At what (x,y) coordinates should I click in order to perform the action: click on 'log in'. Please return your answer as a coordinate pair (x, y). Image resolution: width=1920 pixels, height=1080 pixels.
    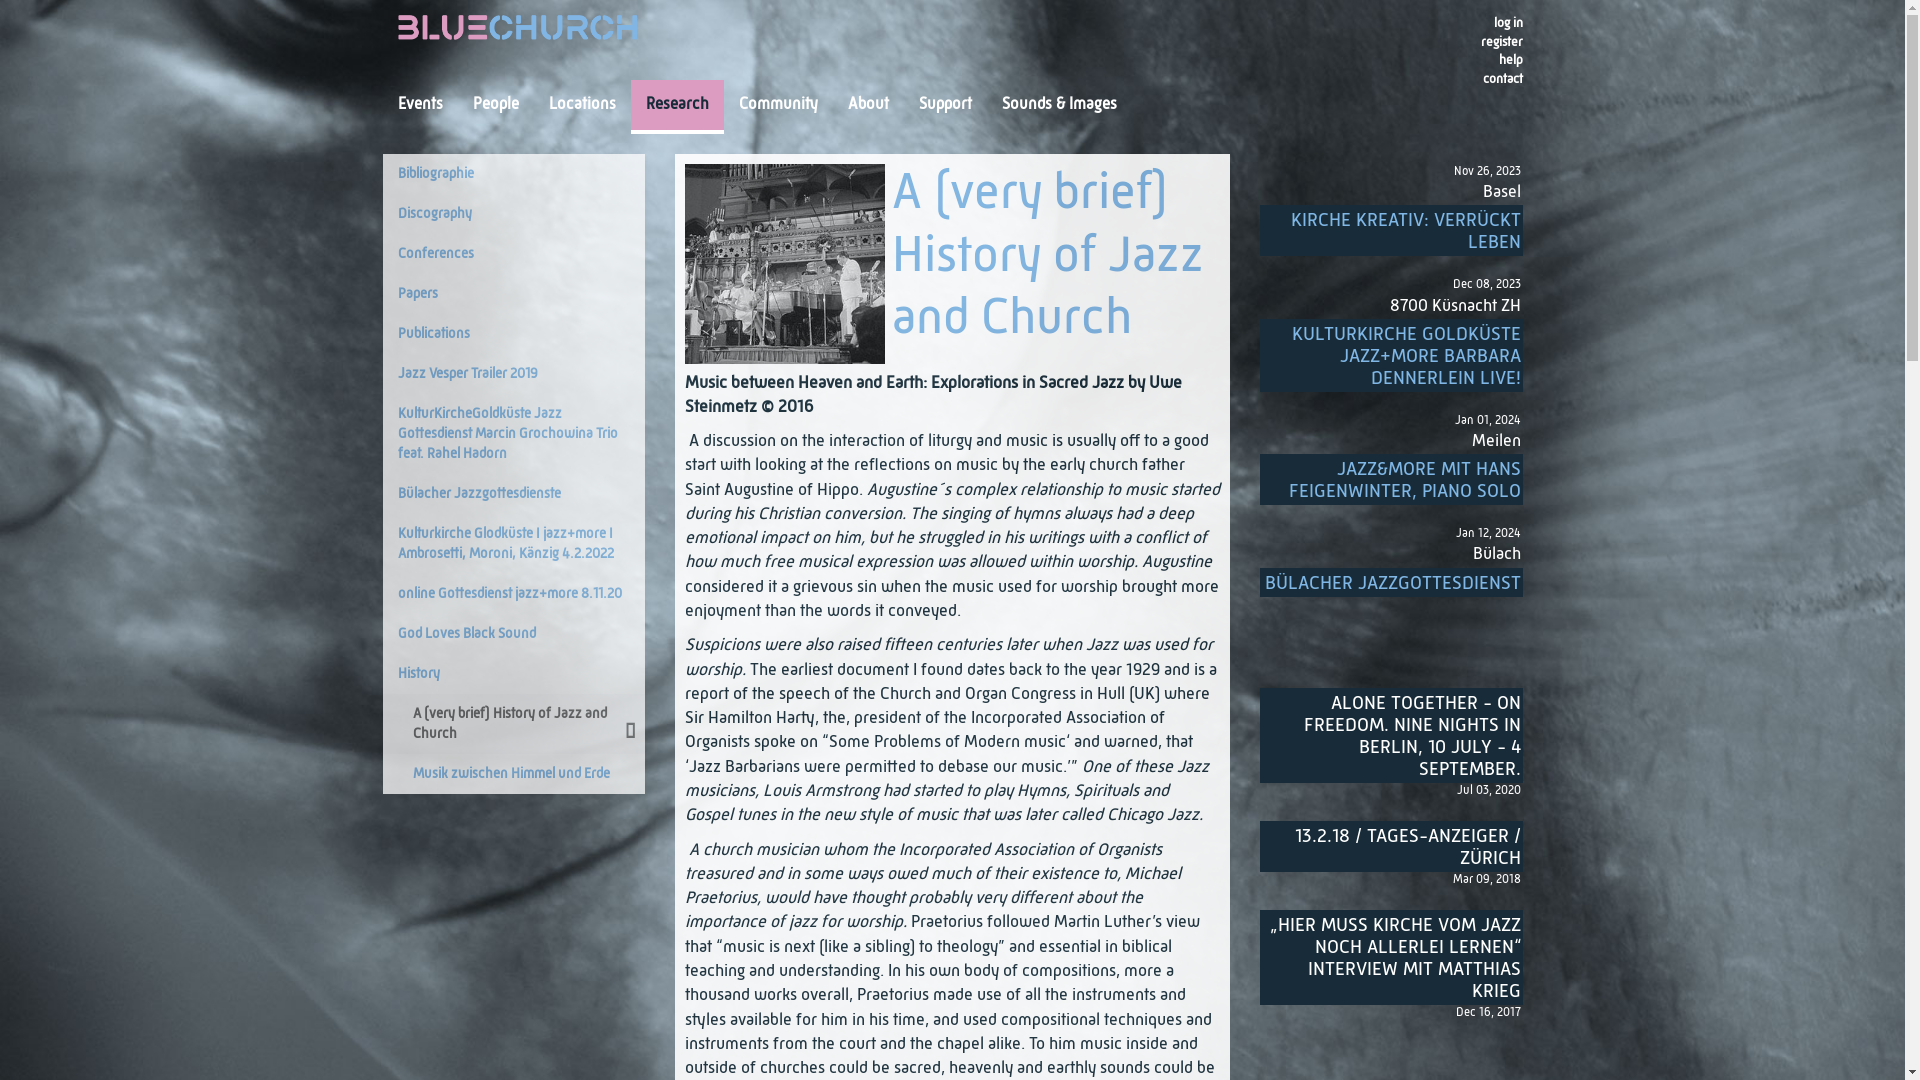
    Looking at the image, I should click on (1483, 23).